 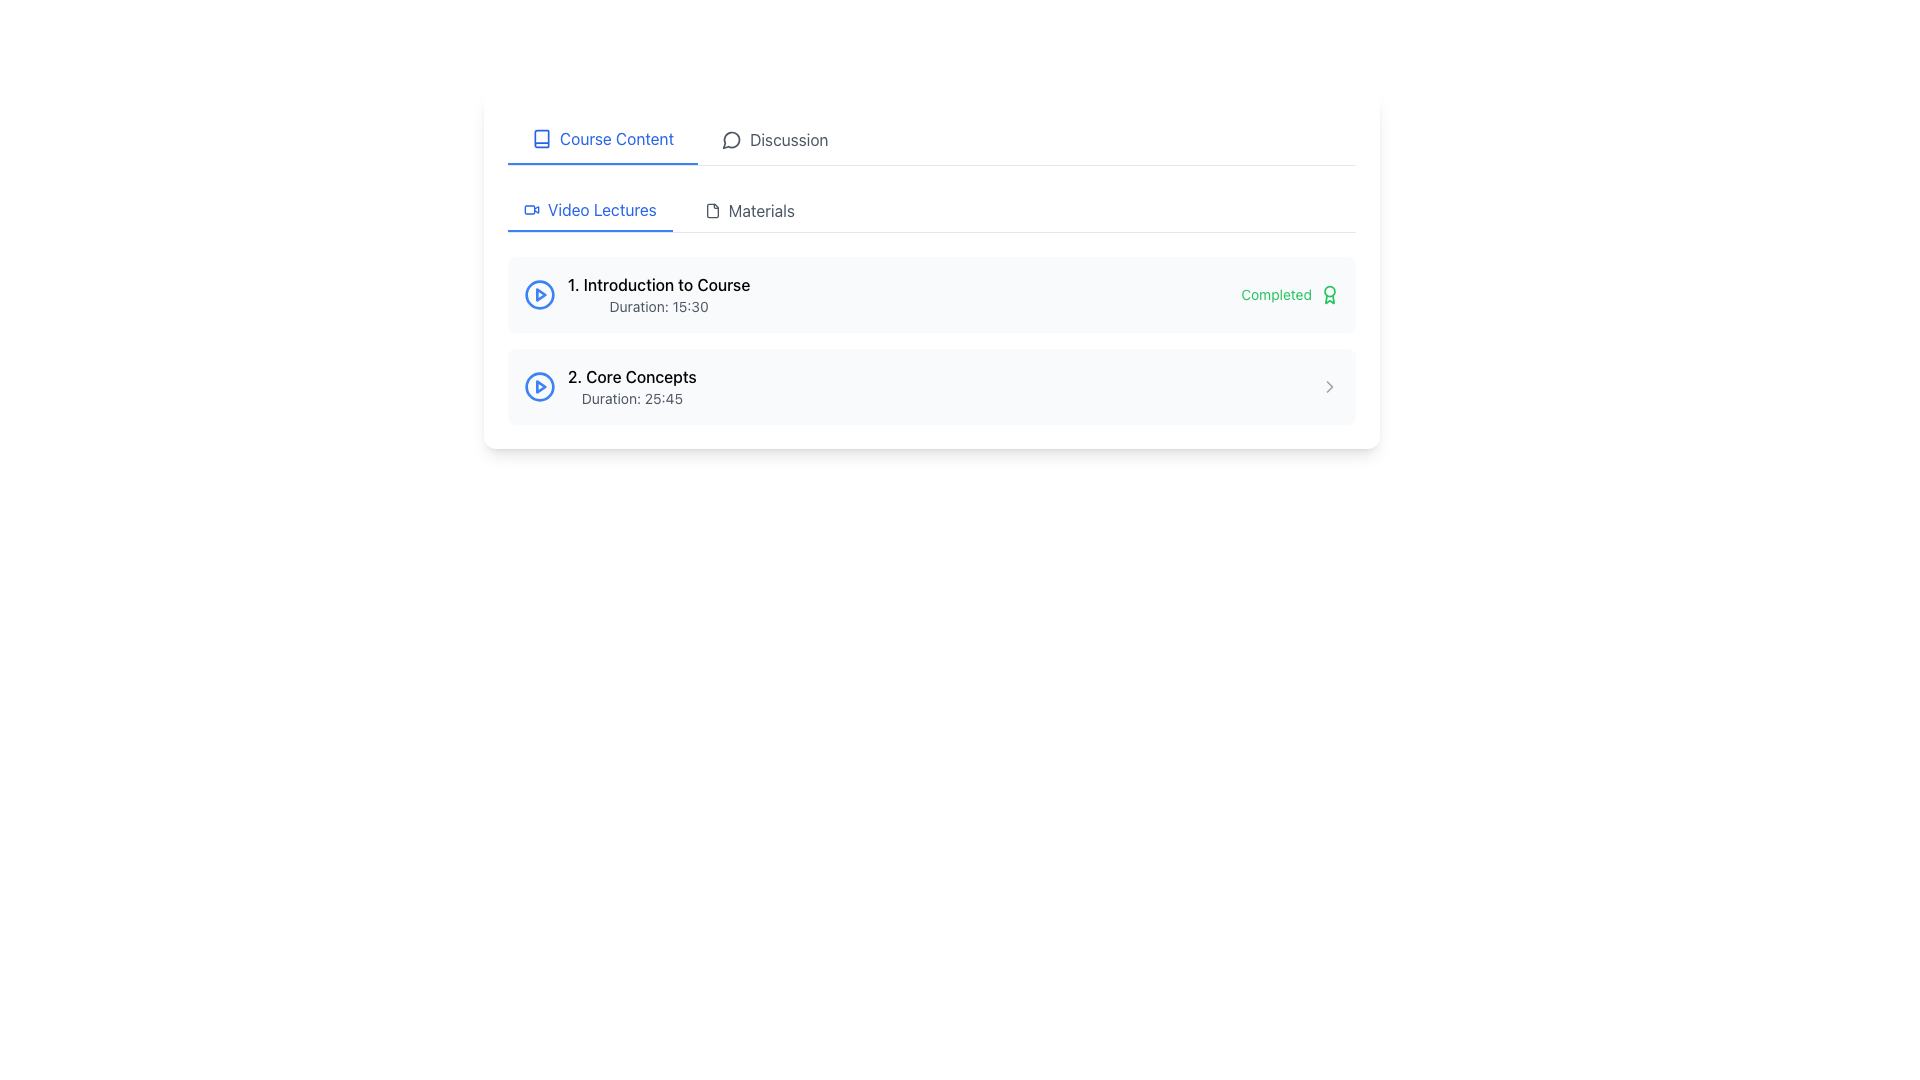 What do you see at coordinates (1329, 290) in the screenshot?
I see `the green circular part of the award-shaped icon located to the right of the 'Completed' text` at bounding box center [1329, 290].